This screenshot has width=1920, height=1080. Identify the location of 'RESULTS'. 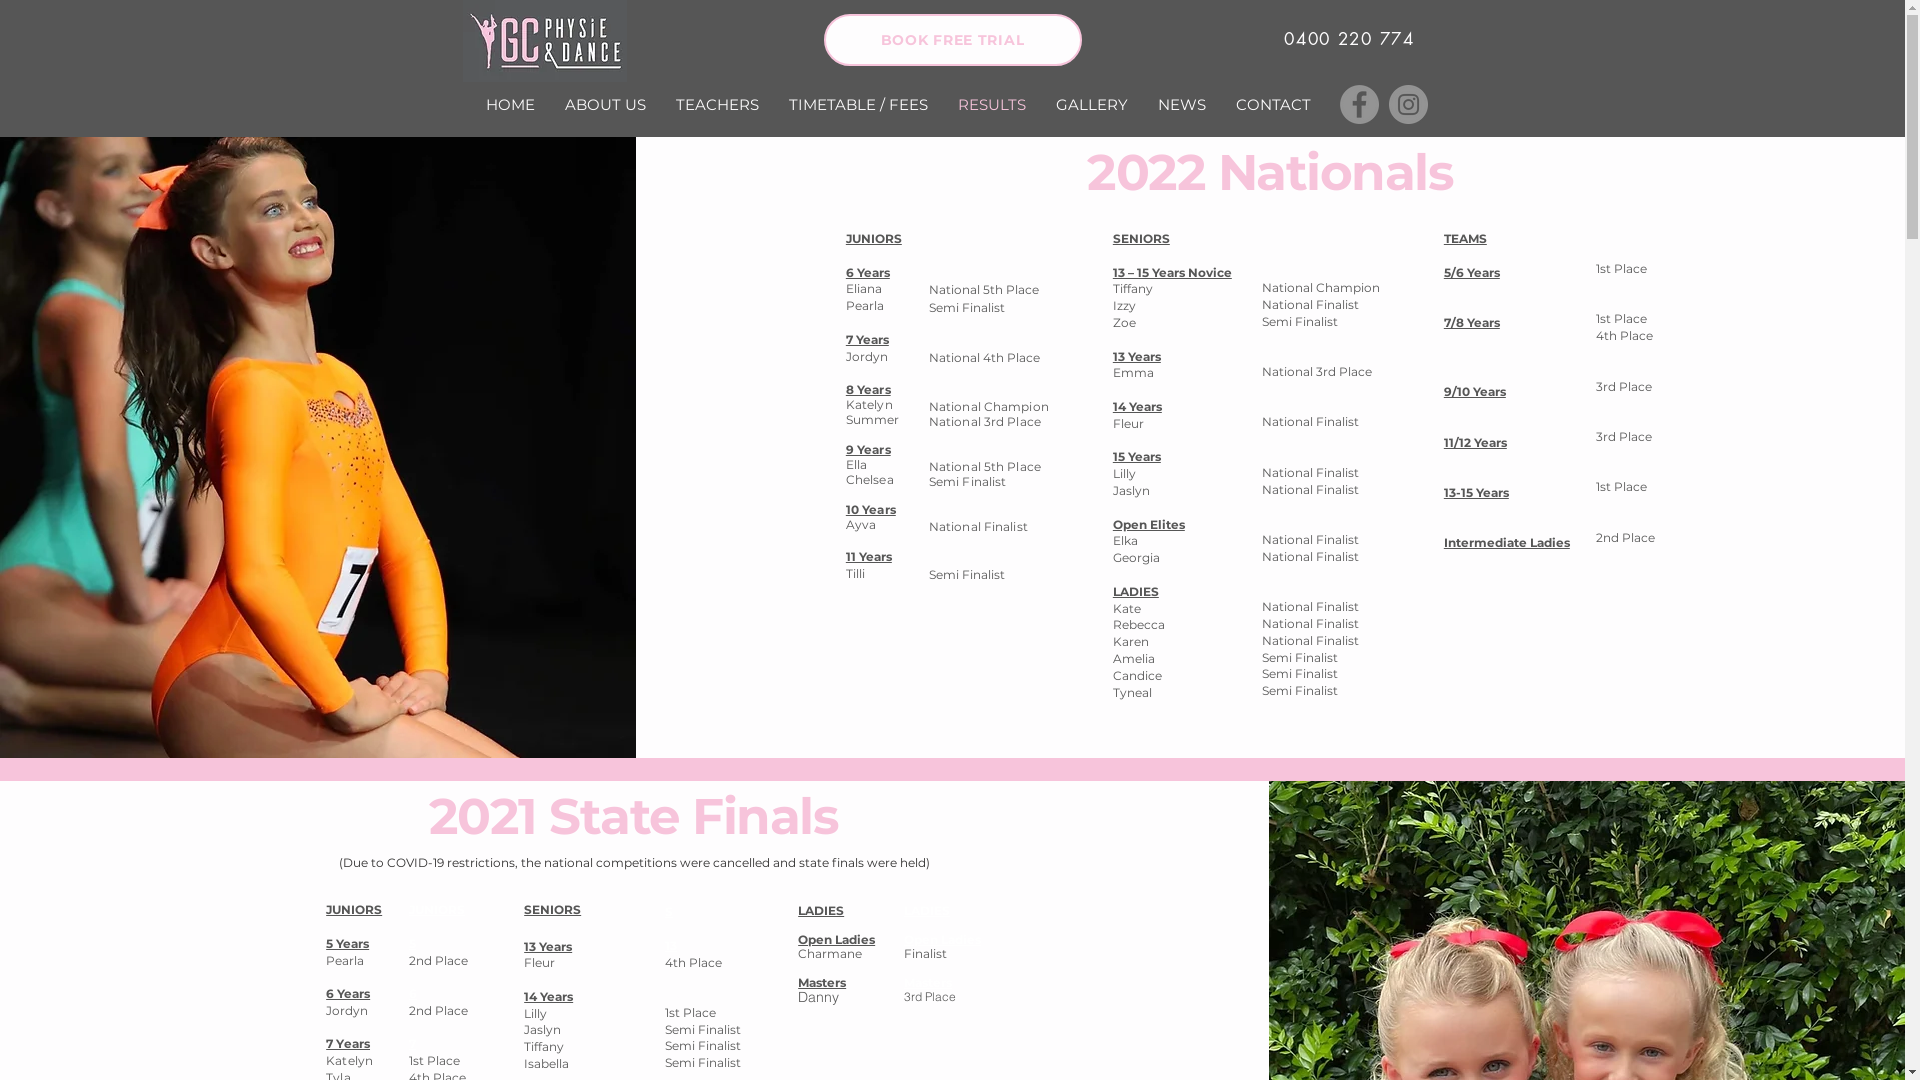
(940, 104).